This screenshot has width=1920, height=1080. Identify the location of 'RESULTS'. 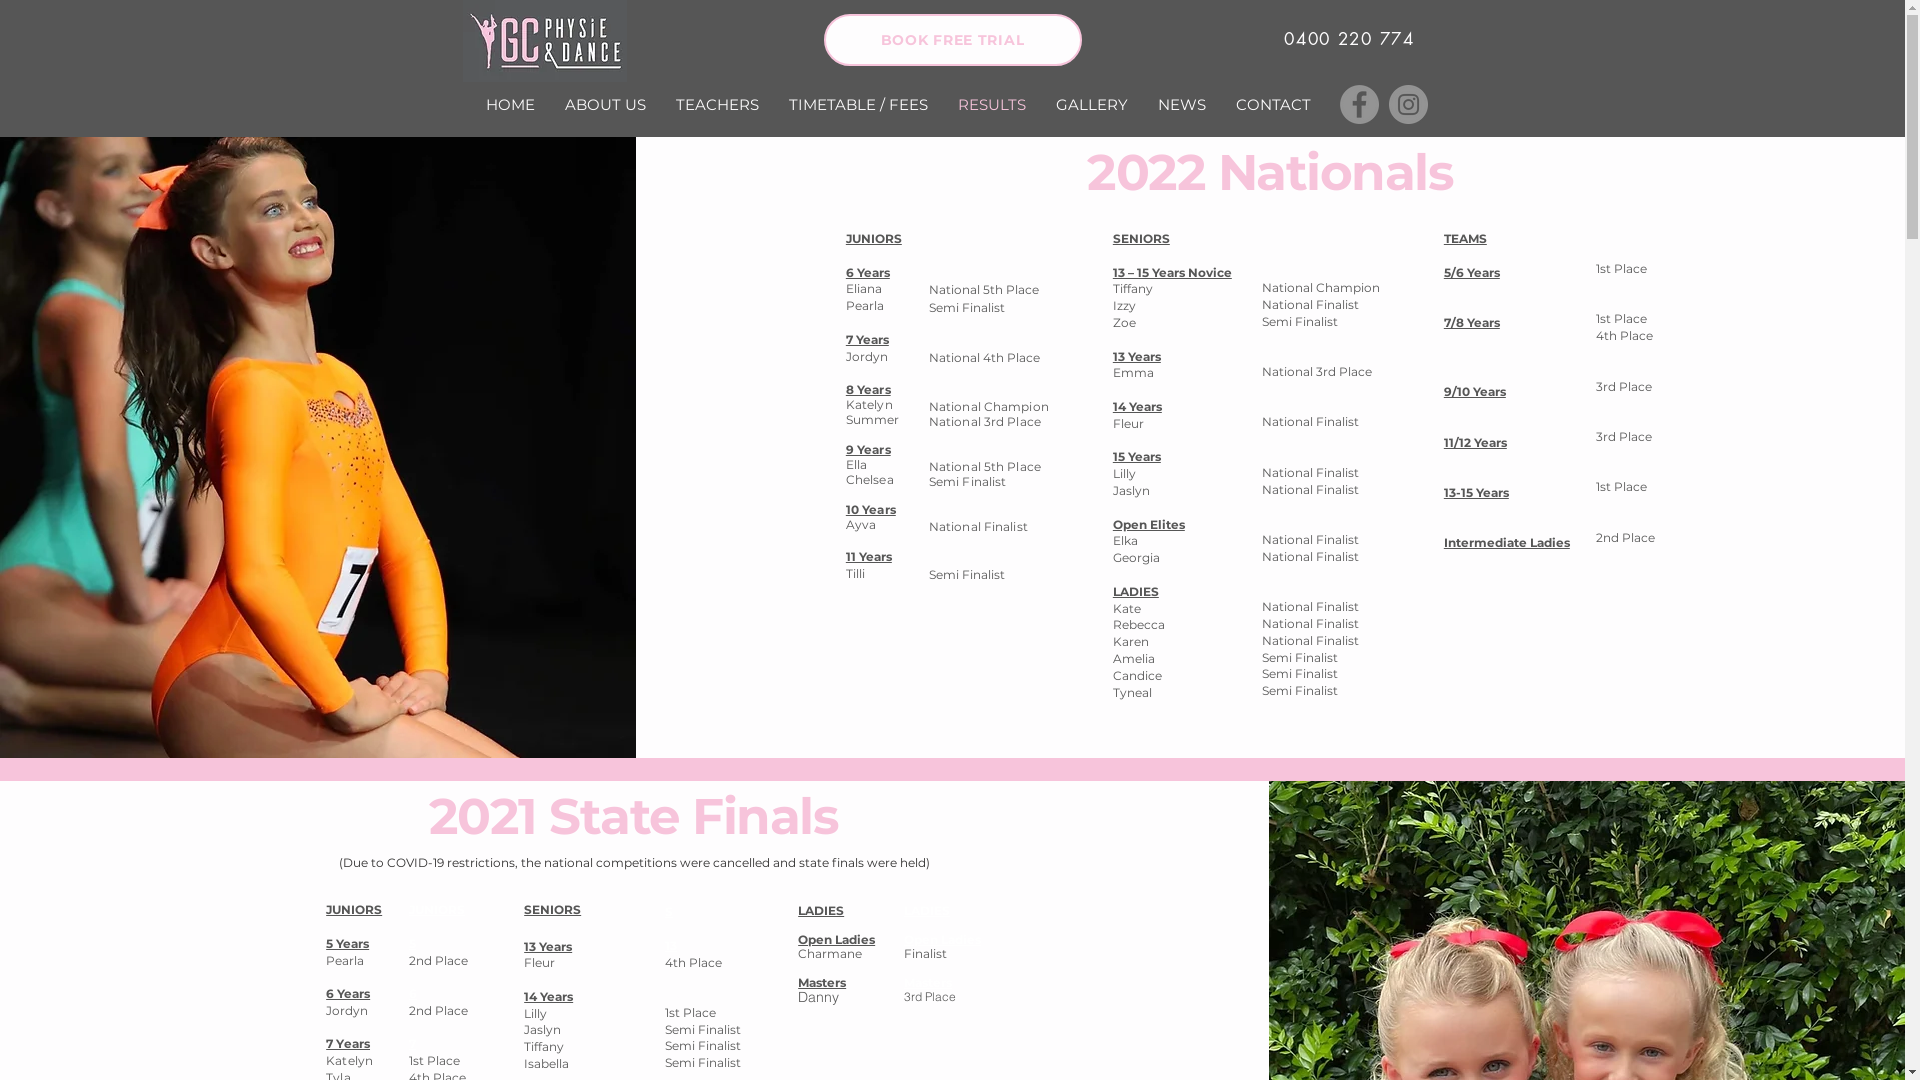
(940, 104).